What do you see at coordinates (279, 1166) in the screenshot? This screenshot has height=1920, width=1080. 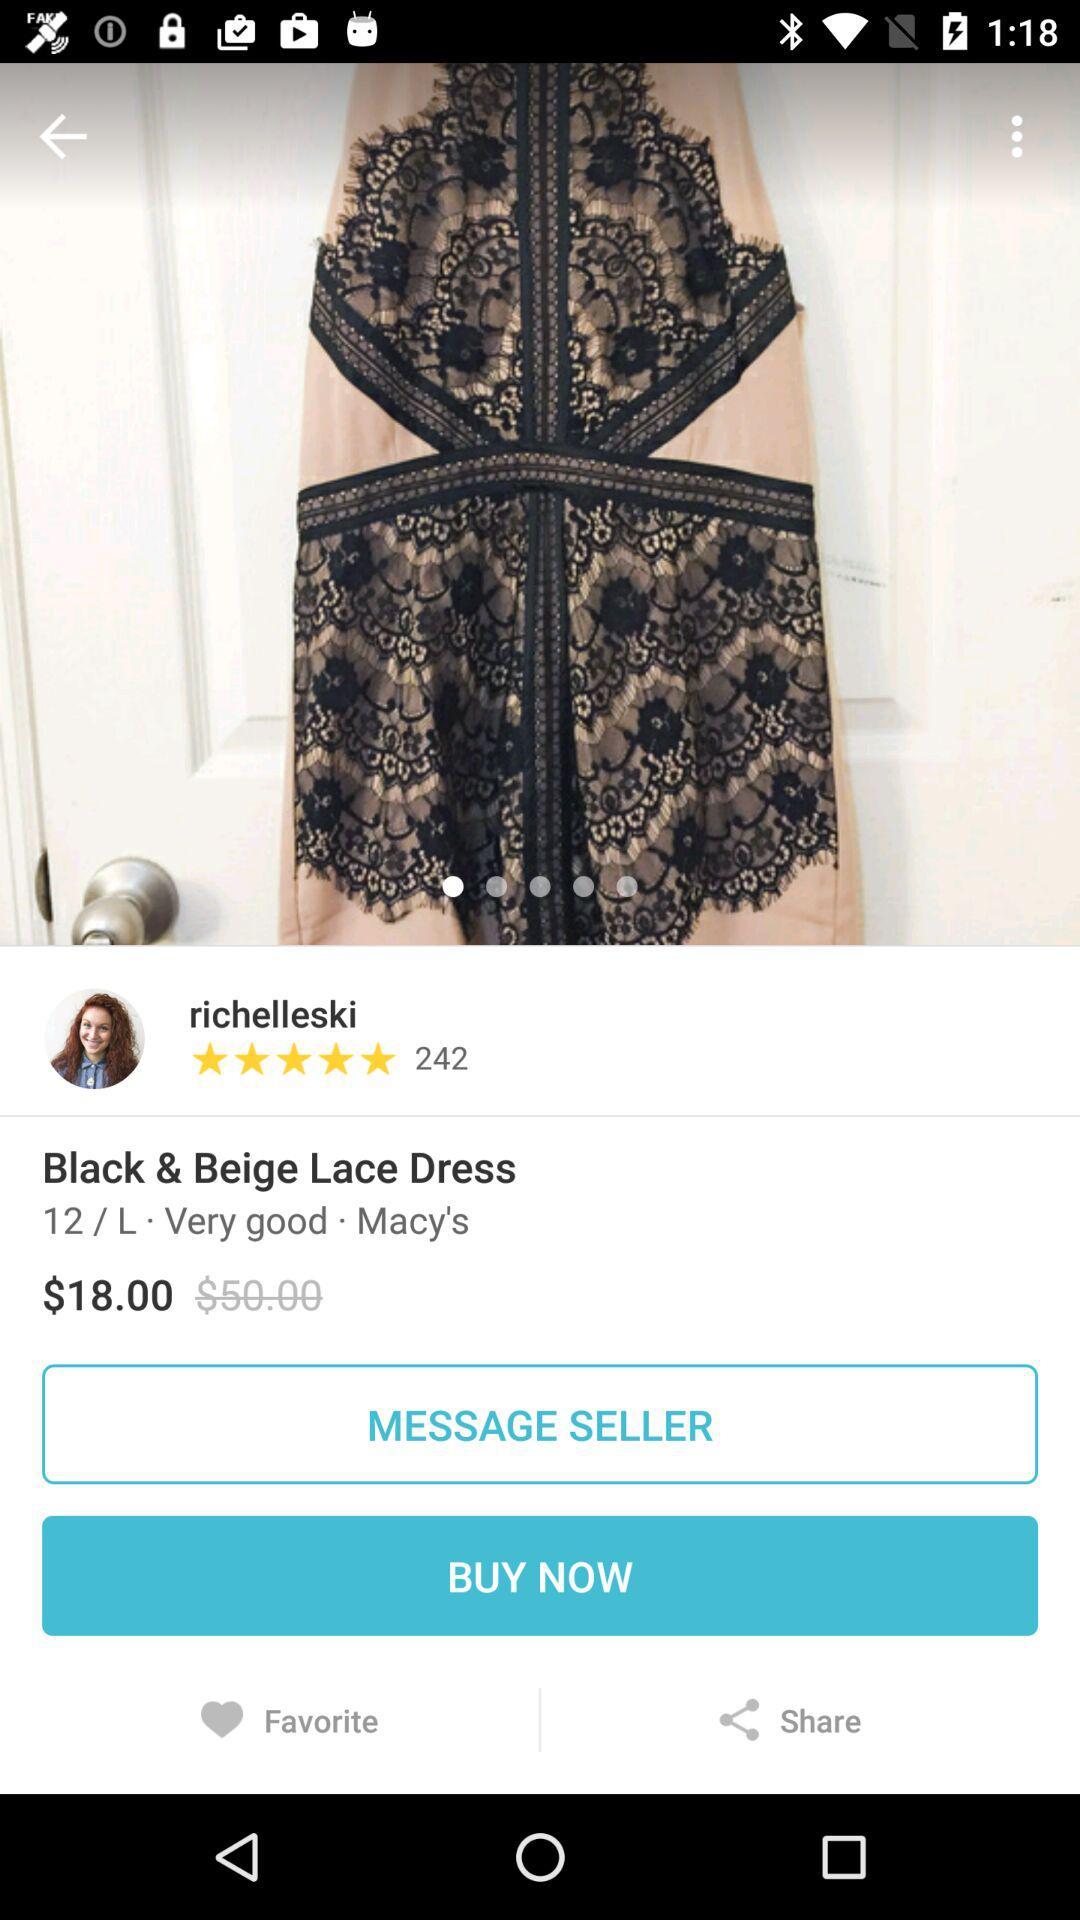 I see `the black beige lace item` at bounding box center [279, 1166].